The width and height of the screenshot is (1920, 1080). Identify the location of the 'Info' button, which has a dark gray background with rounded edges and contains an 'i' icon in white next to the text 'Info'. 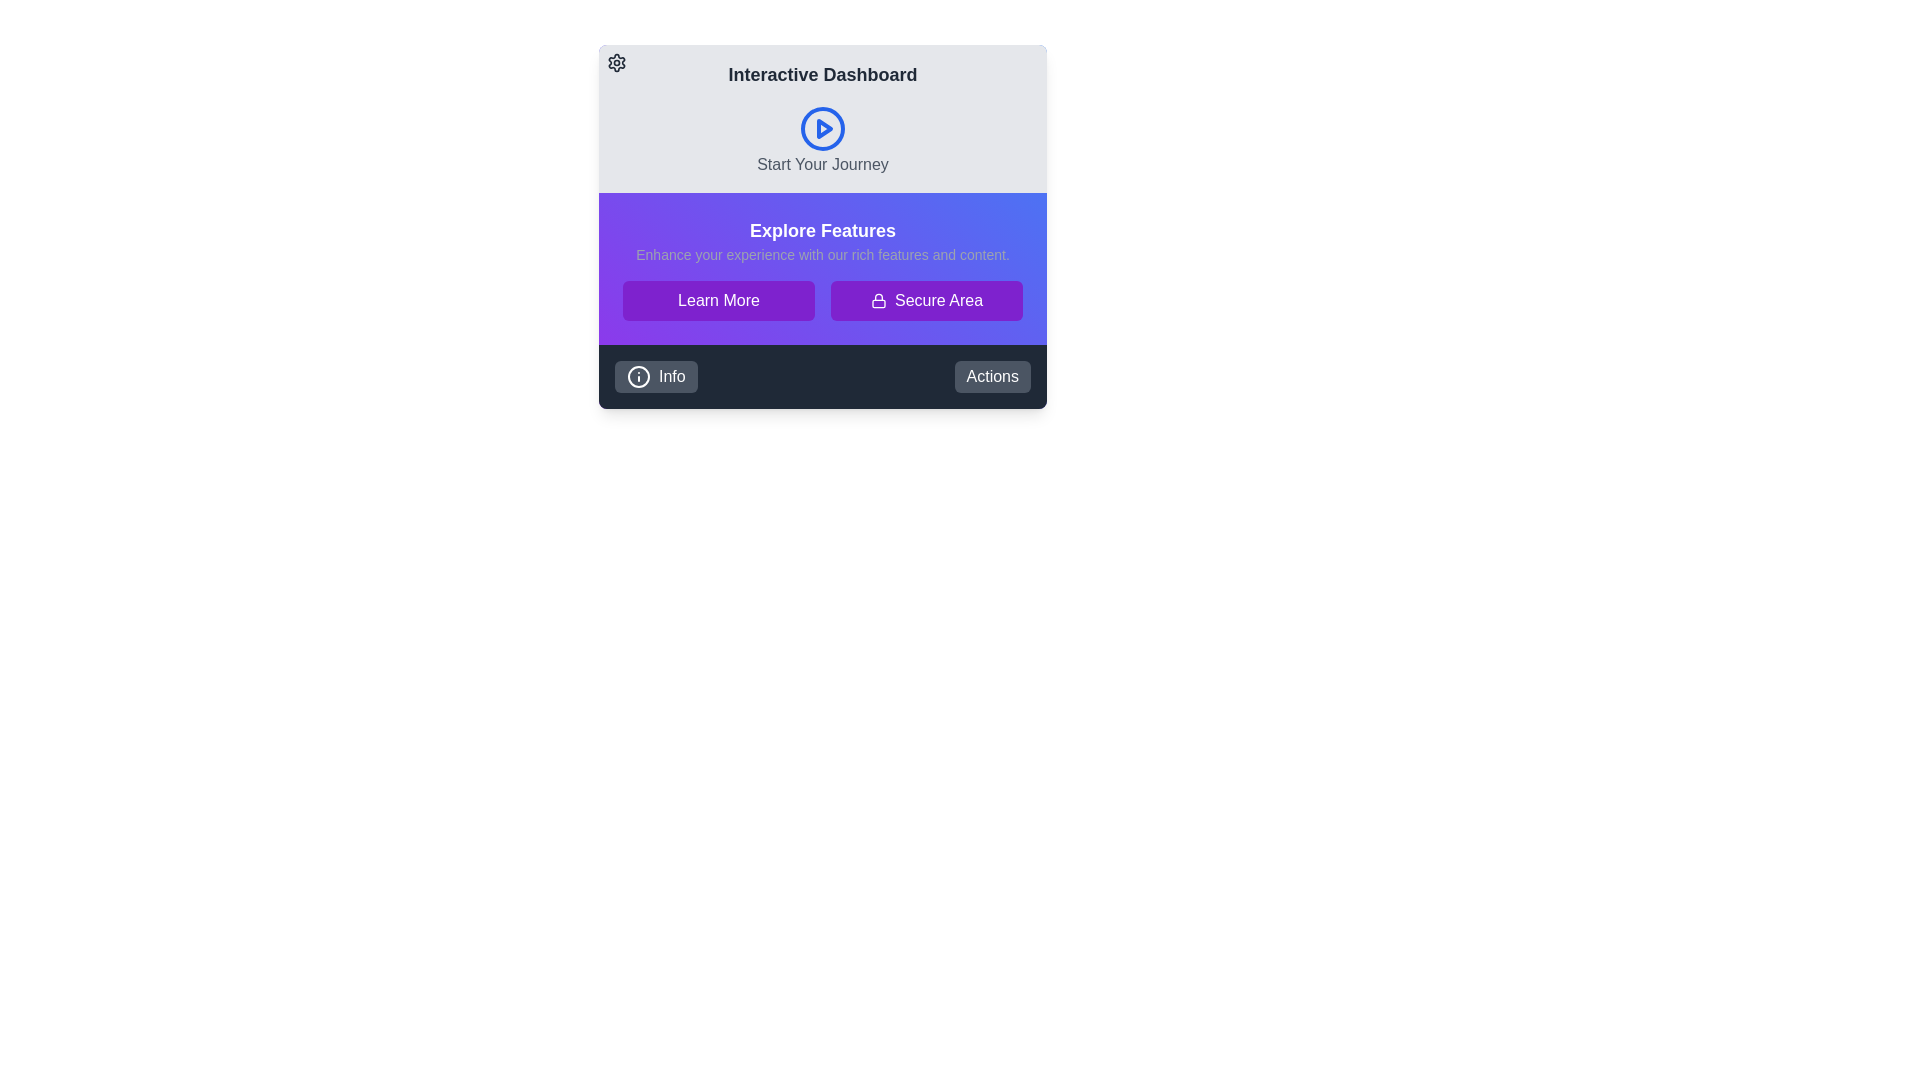
(656, 377).